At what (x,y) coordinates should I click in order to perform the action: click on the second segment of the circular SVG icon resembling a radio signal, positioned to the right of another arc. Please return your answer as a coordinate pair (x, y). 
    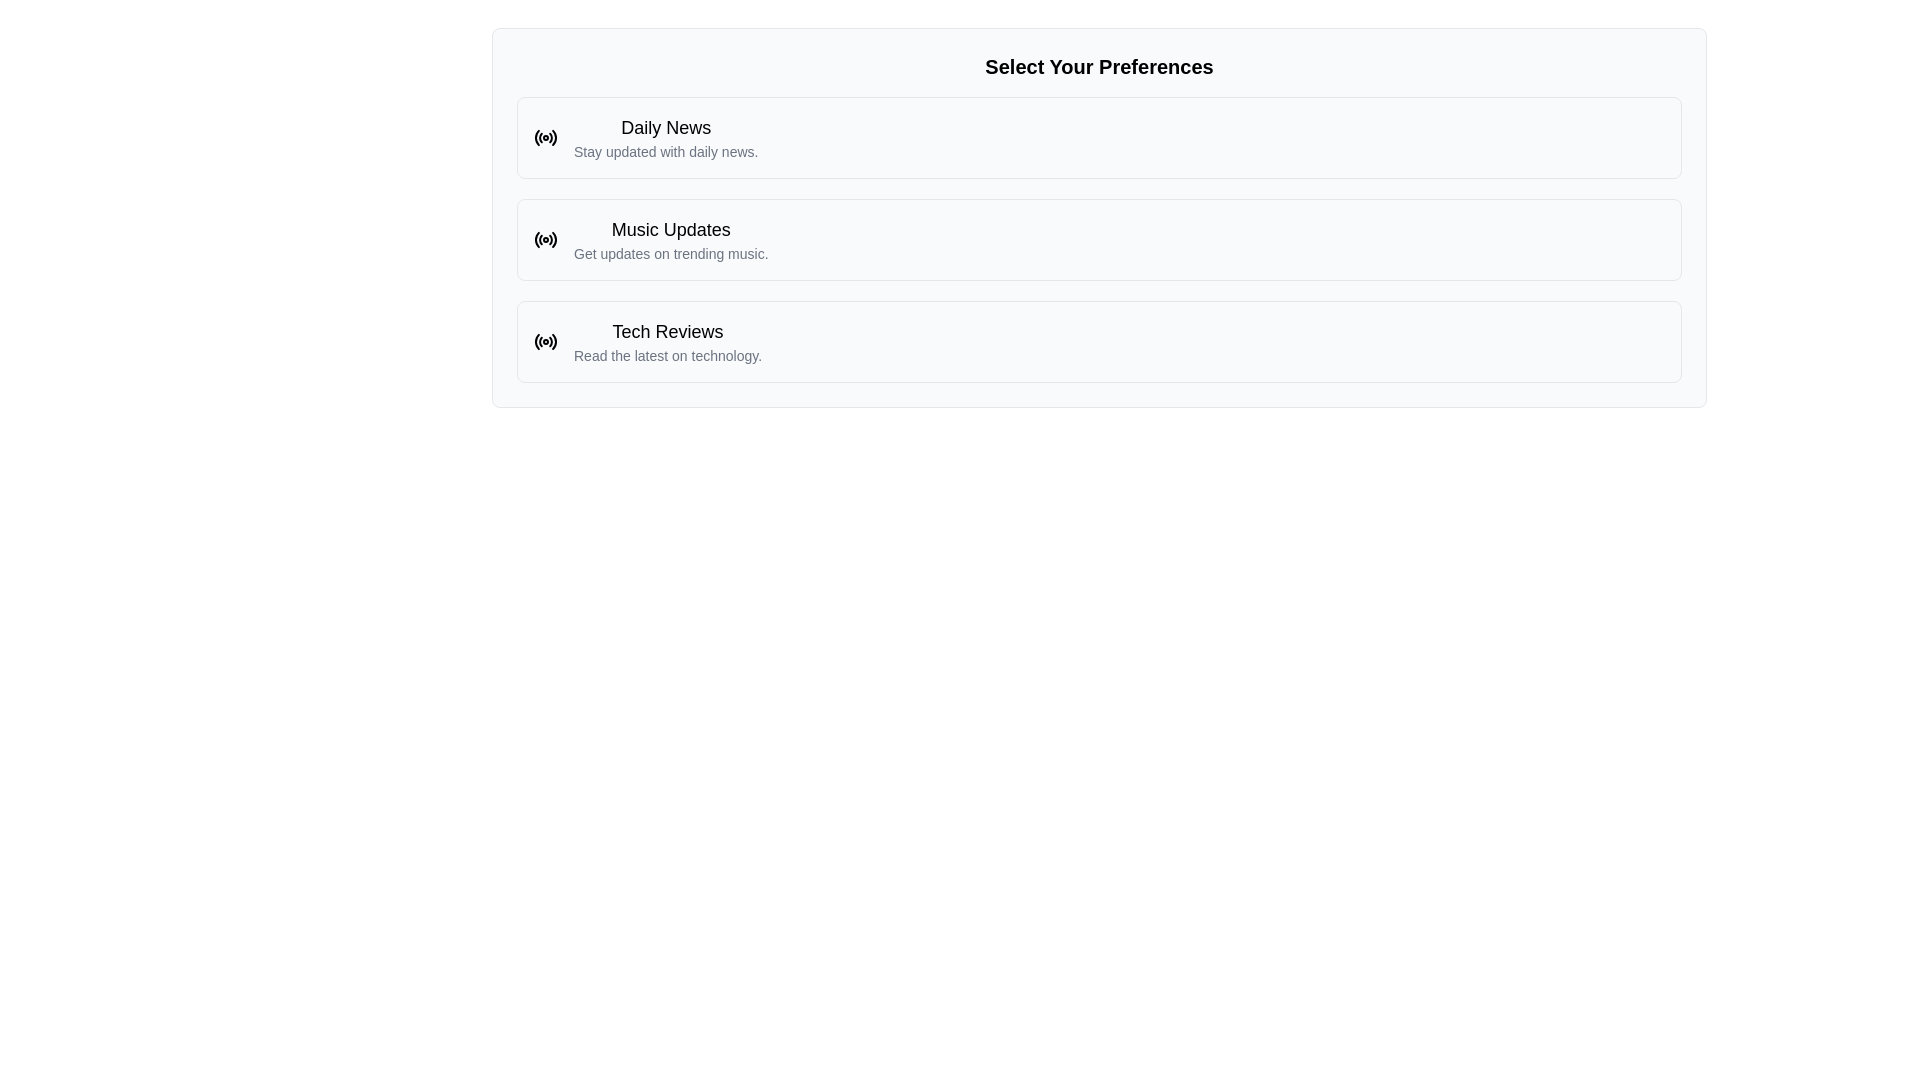
    Looking at the image, I should click on (540, 238).